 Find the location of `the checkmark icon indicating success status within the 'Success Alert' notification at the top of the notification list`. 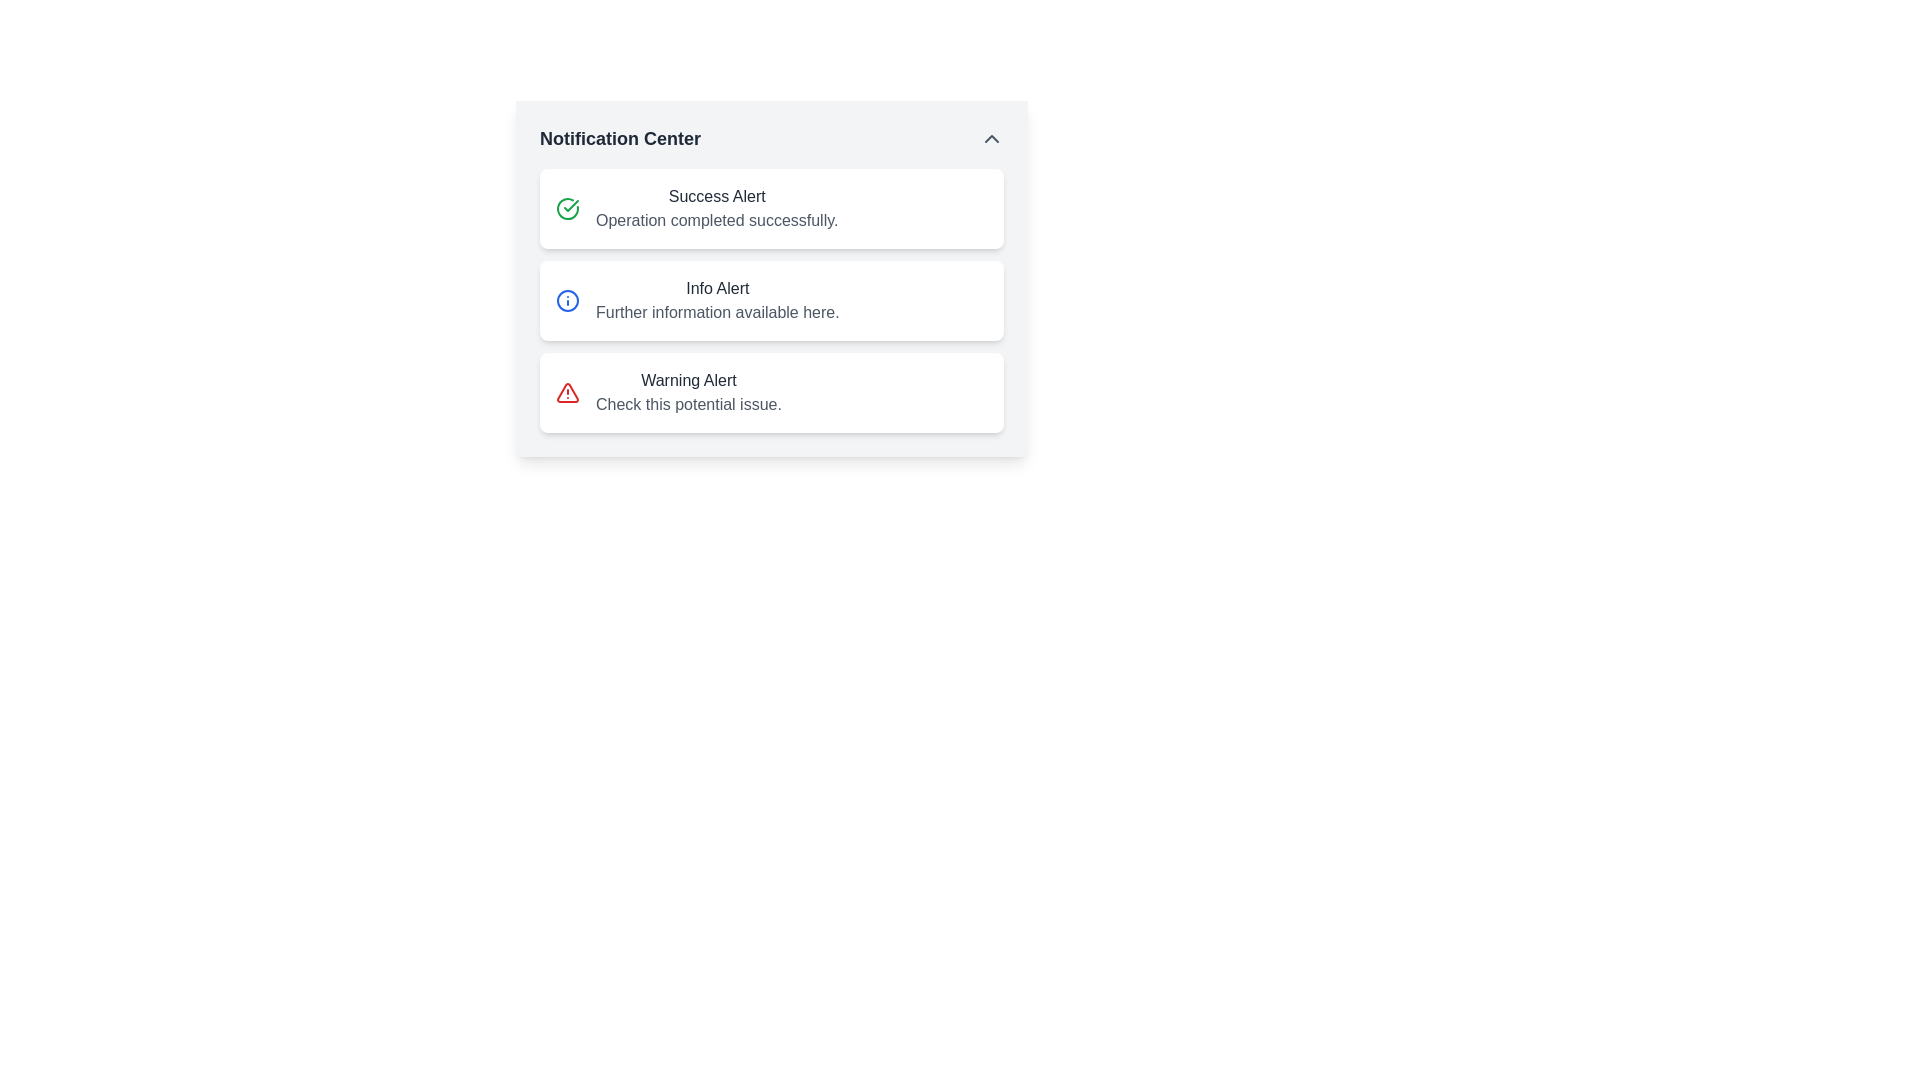

the checkmark icon indicating success status within the 'Success Alert' notification at the top of the notification list is located at coordinates (570, 205).